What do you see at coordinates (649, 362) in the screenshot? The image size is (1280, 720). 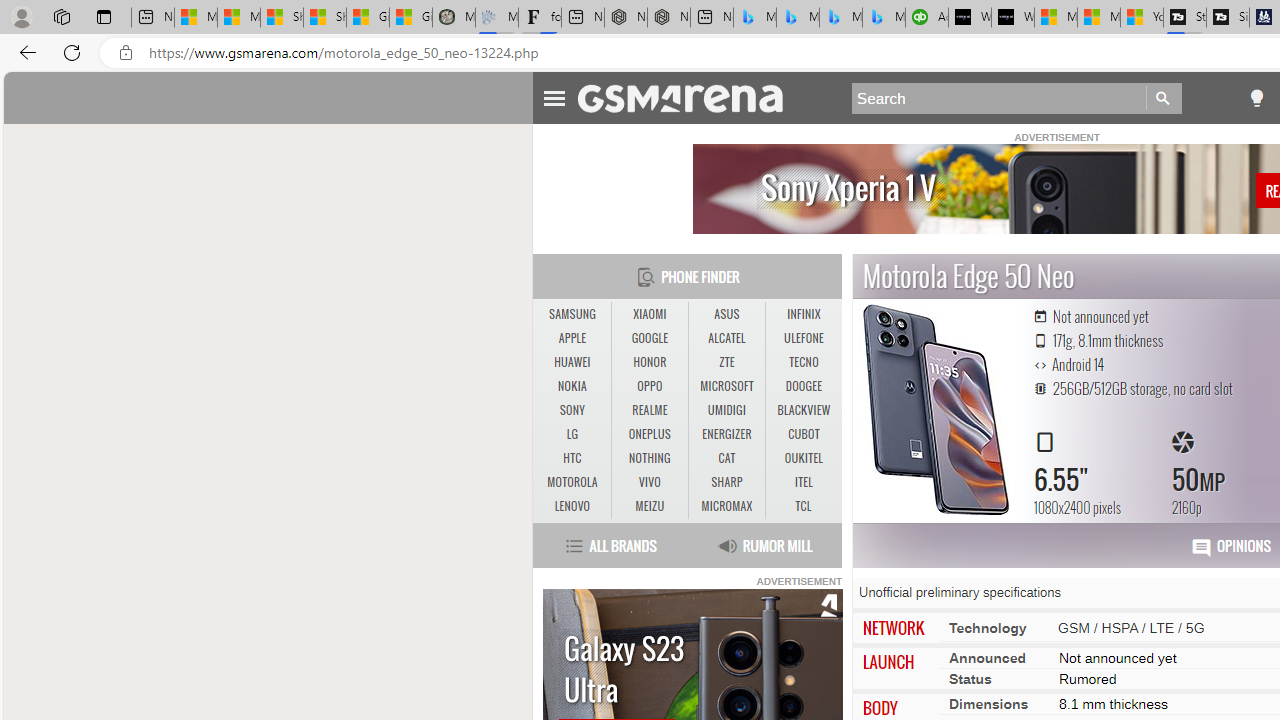 I see `'HONOR'` at bounding box center [649, 362].